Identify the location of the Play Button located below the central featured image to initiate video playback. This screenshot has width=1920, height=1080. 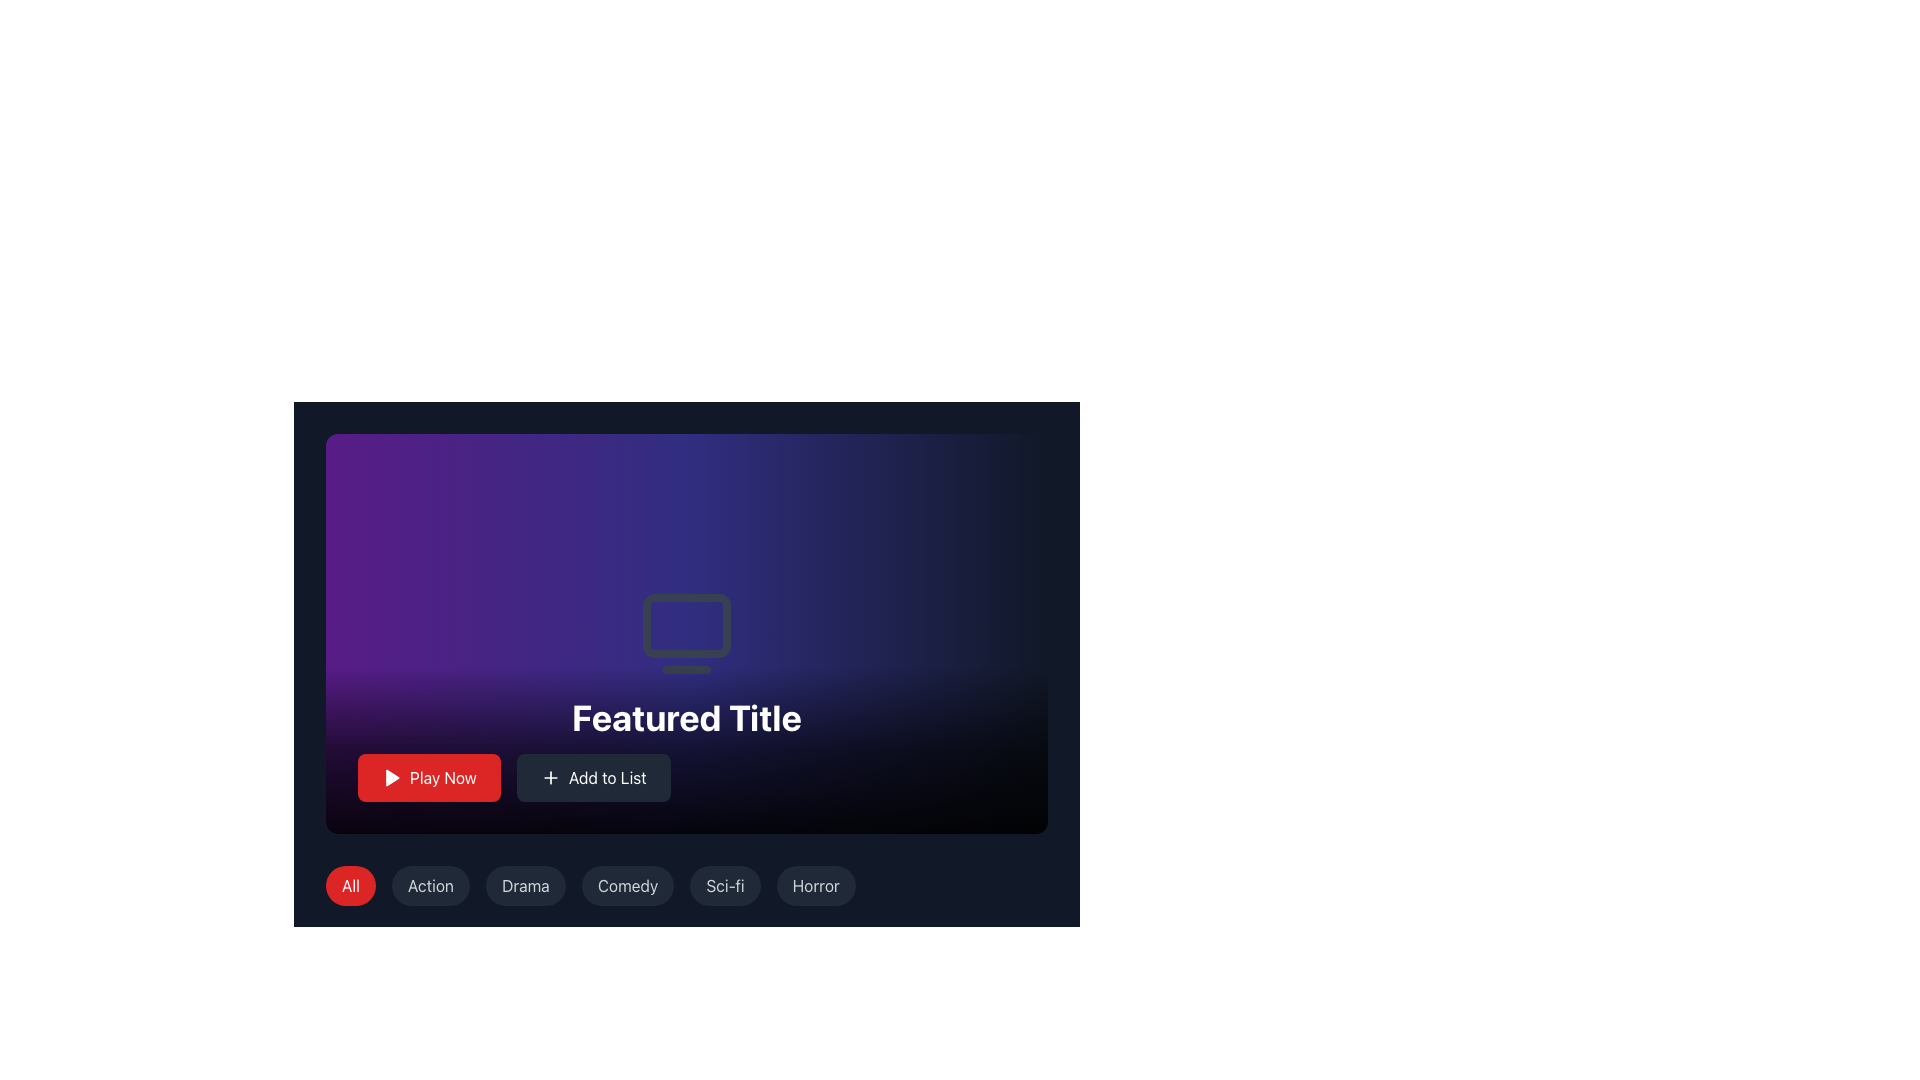
(392, 777).